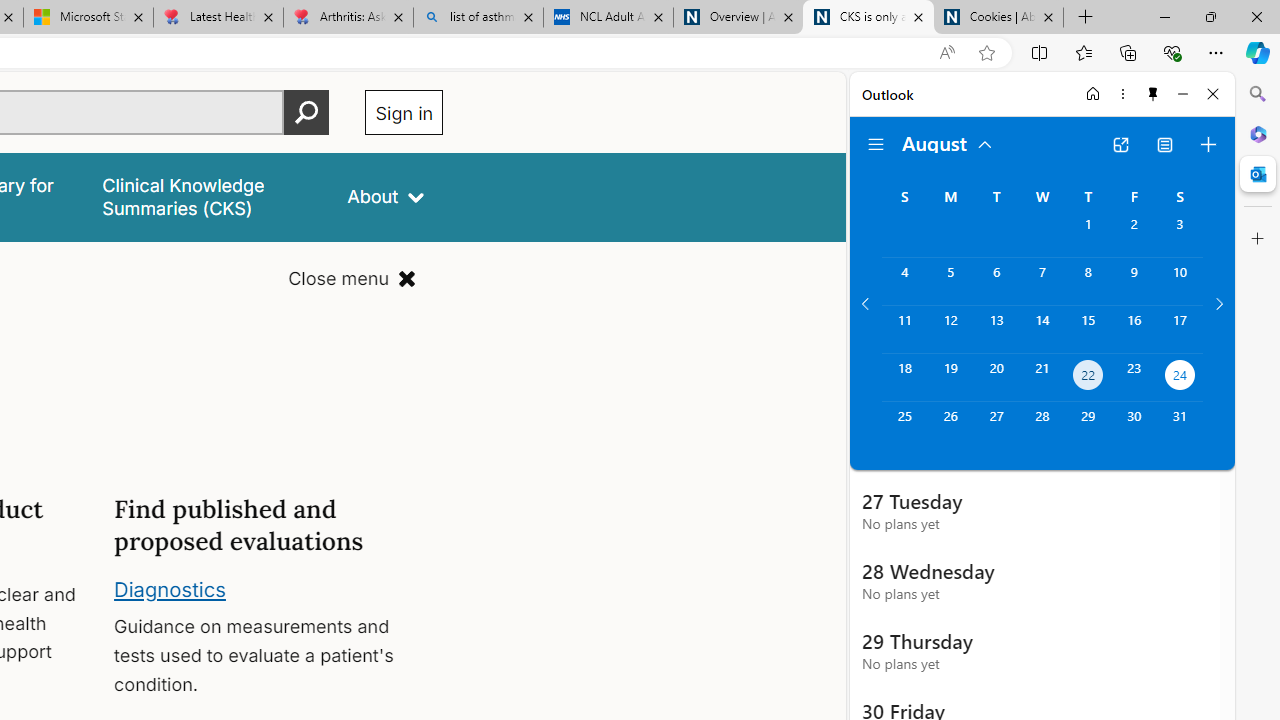 Image resolution: width=1280 pixels, height=720 pixels. I want to click on 'Folder navigation', so click(876, 144).